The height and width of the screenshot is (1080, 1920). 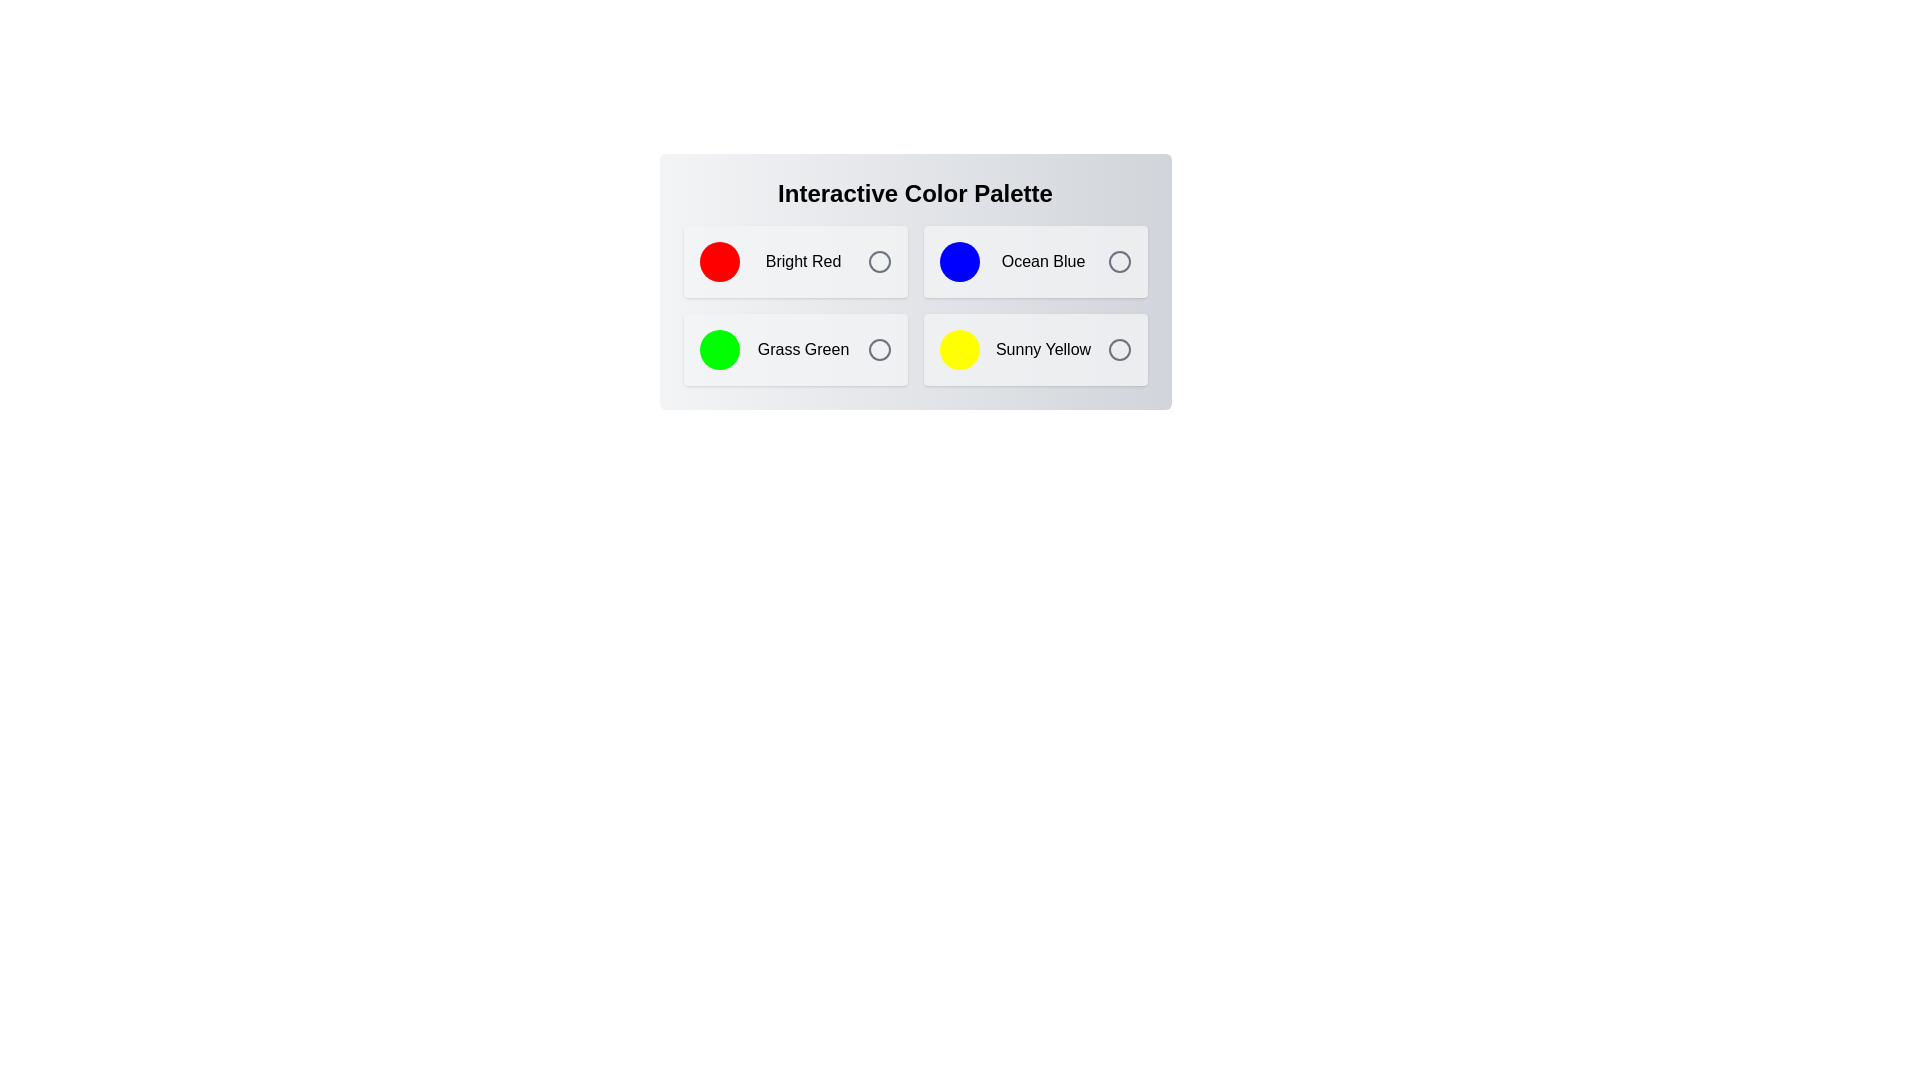 I want to click on the color Grass Green, so click(x=794, y=349).